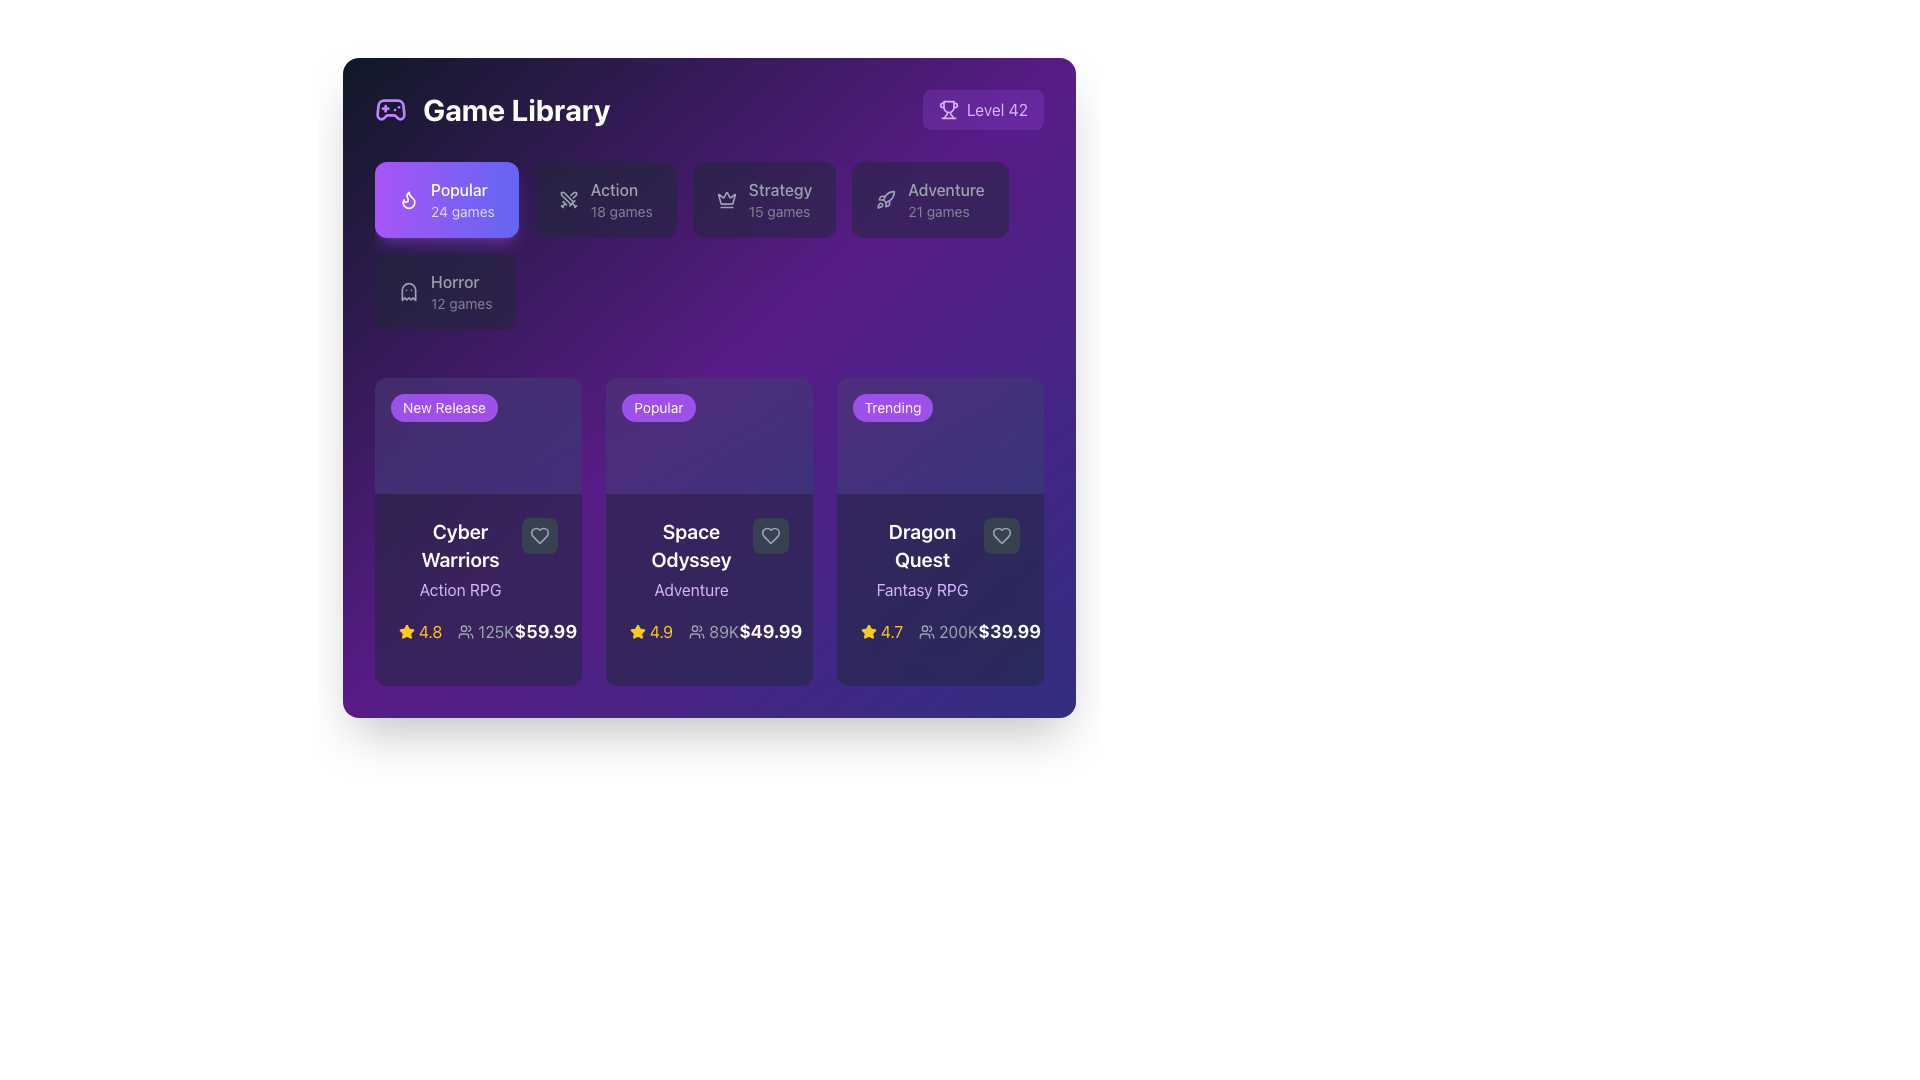 The height and width of the screenshot is (1080, 1920). What do you see at coordinates (651, 632) in the screenshot?
I see `the Rating indicator consisting of a star icon and numerical value, located in the second card from the left in the middle row of the 'Game Library' section, beneath 'Adventure' and above '$49.99'` at bounding box center [651, 632].